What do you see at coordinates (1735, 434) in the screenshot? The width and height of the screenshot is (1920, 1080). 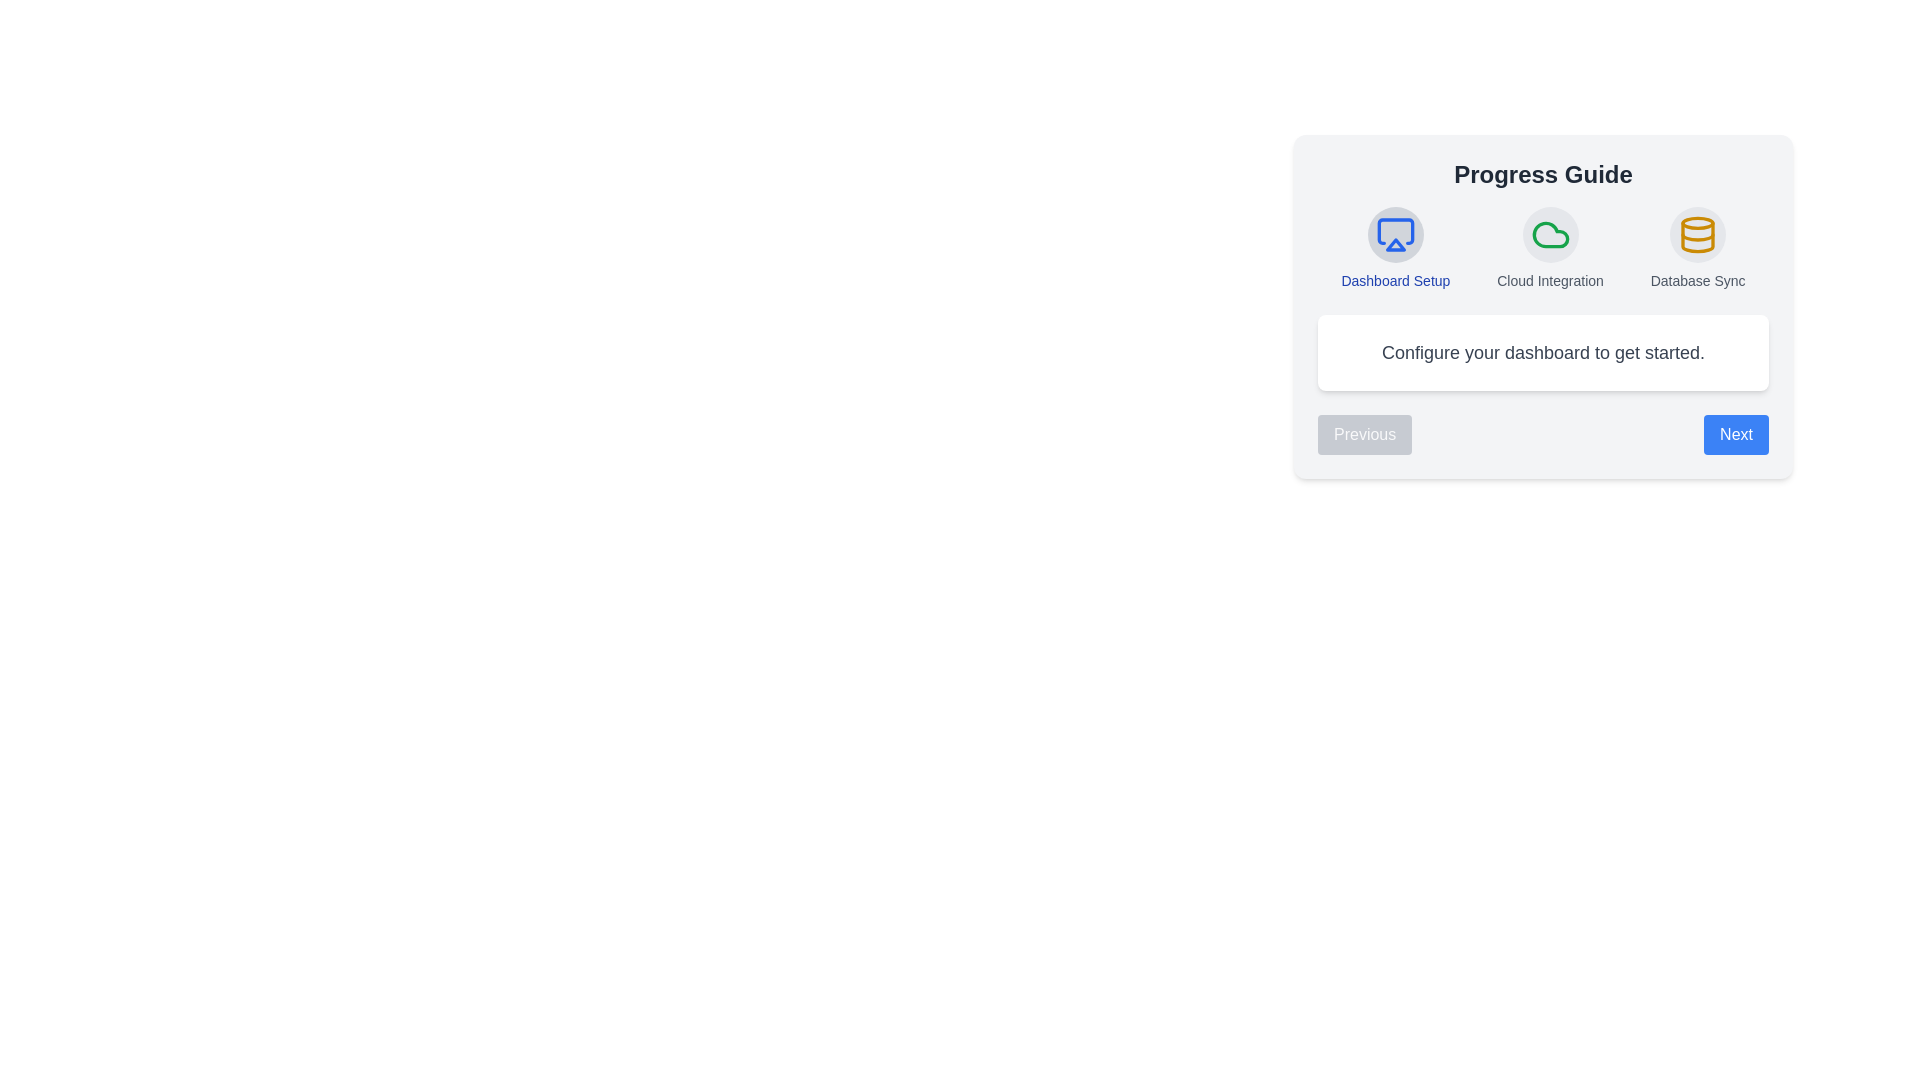 I see `the 'Next' button to navigate to the next step` at bounding box center [1735, 434].